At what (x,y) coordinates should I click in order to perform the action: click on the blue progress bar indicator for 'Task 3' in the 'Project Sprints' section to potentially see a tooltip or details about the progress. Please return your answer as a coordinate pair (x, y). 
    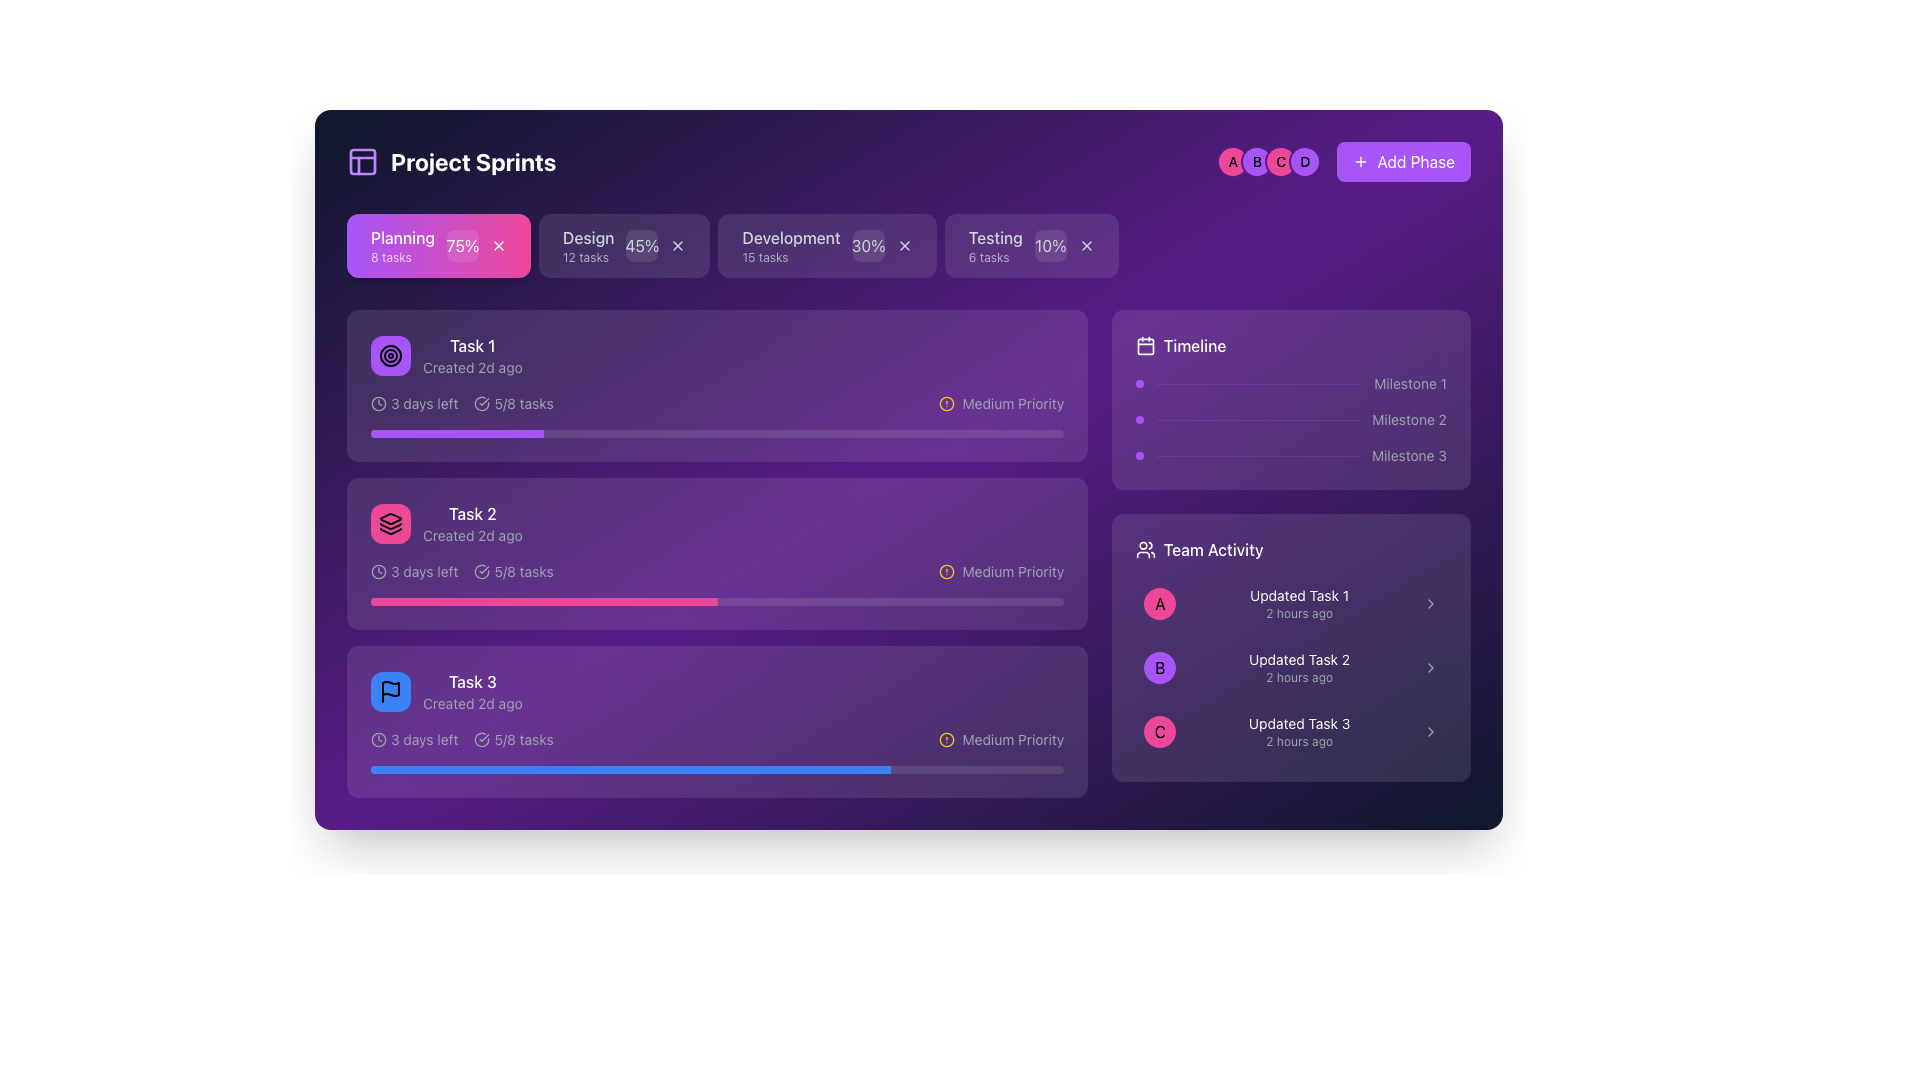
    Looking at the image, I should click on (629, 769).